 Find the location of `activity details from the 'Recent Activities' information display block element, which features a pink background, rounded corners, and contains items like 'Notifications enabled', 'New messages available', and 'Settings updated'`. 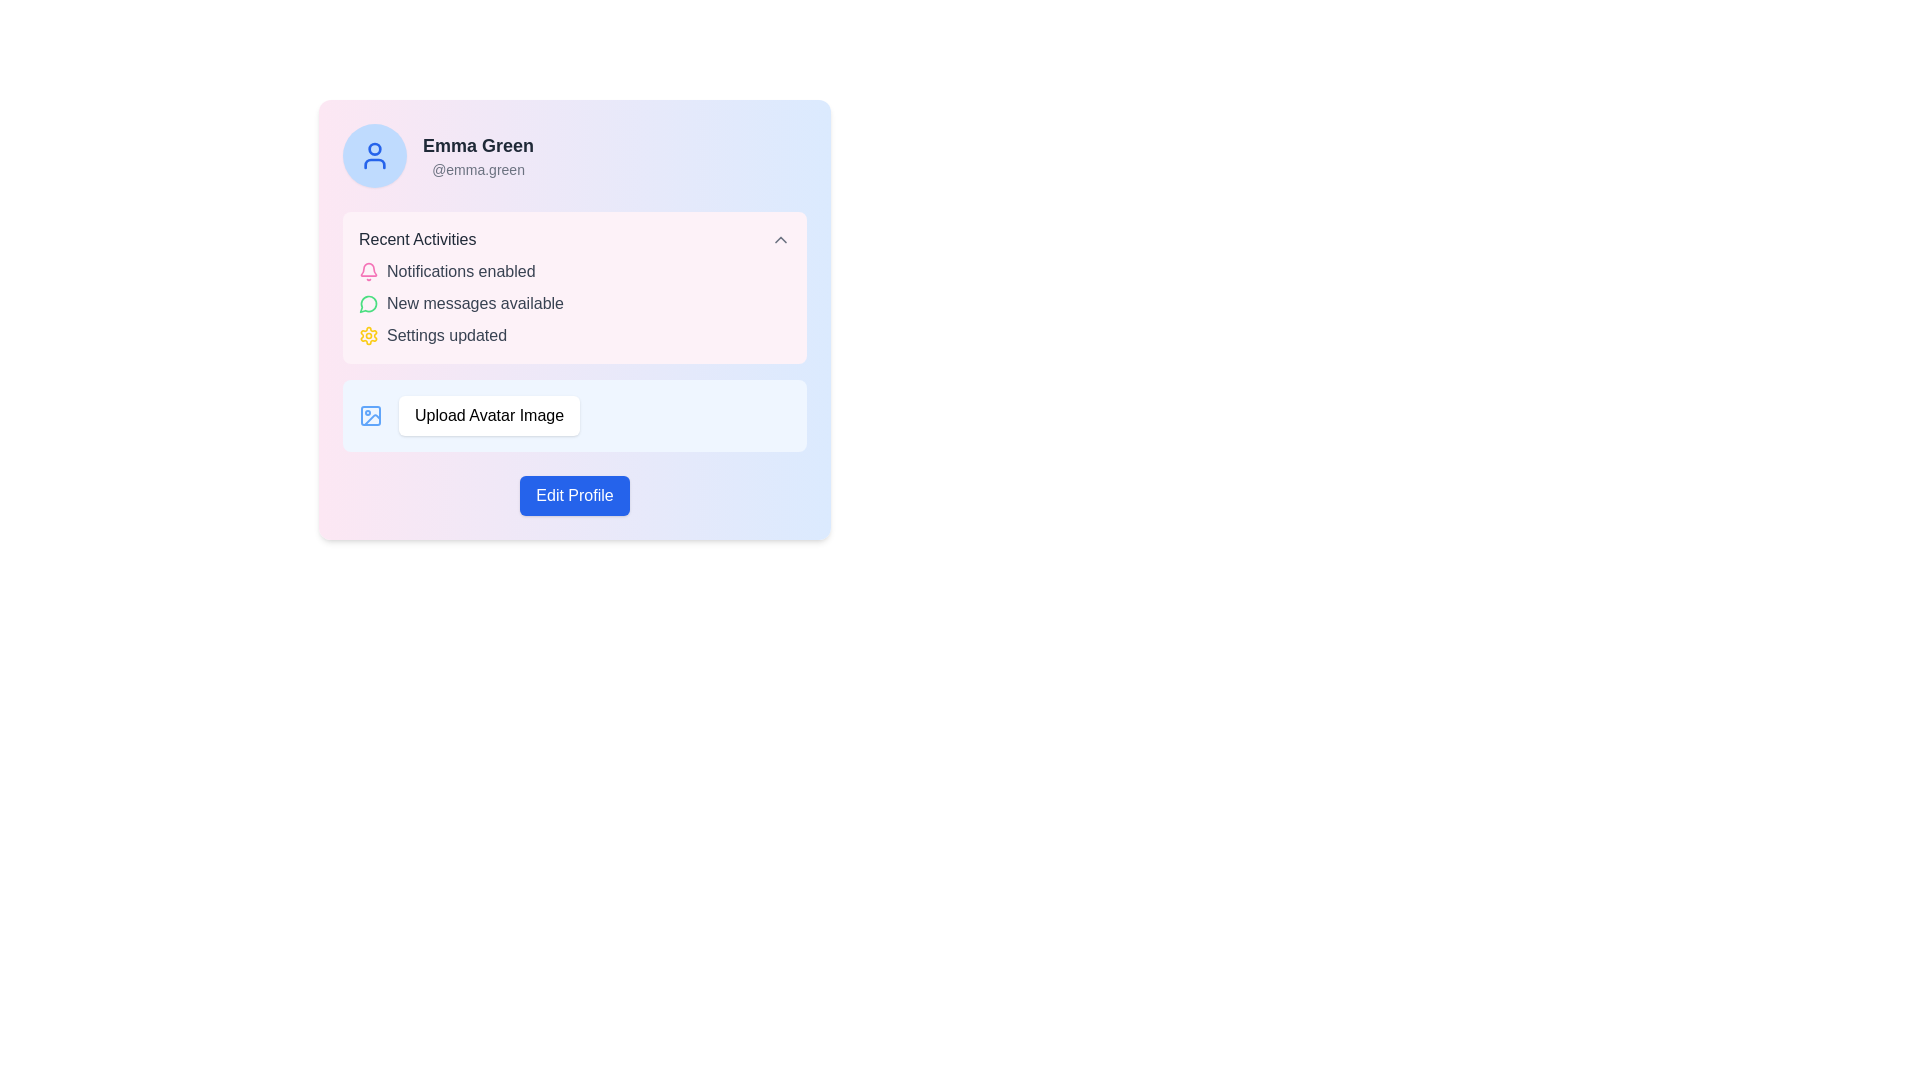

activity details from the 'Recent Activities' information display block element, which features a pink background, rounded corners, and contains items like 'Notifications enabled', 'New messages available', and 'Settings updated' is located at coordinates (574, 330).